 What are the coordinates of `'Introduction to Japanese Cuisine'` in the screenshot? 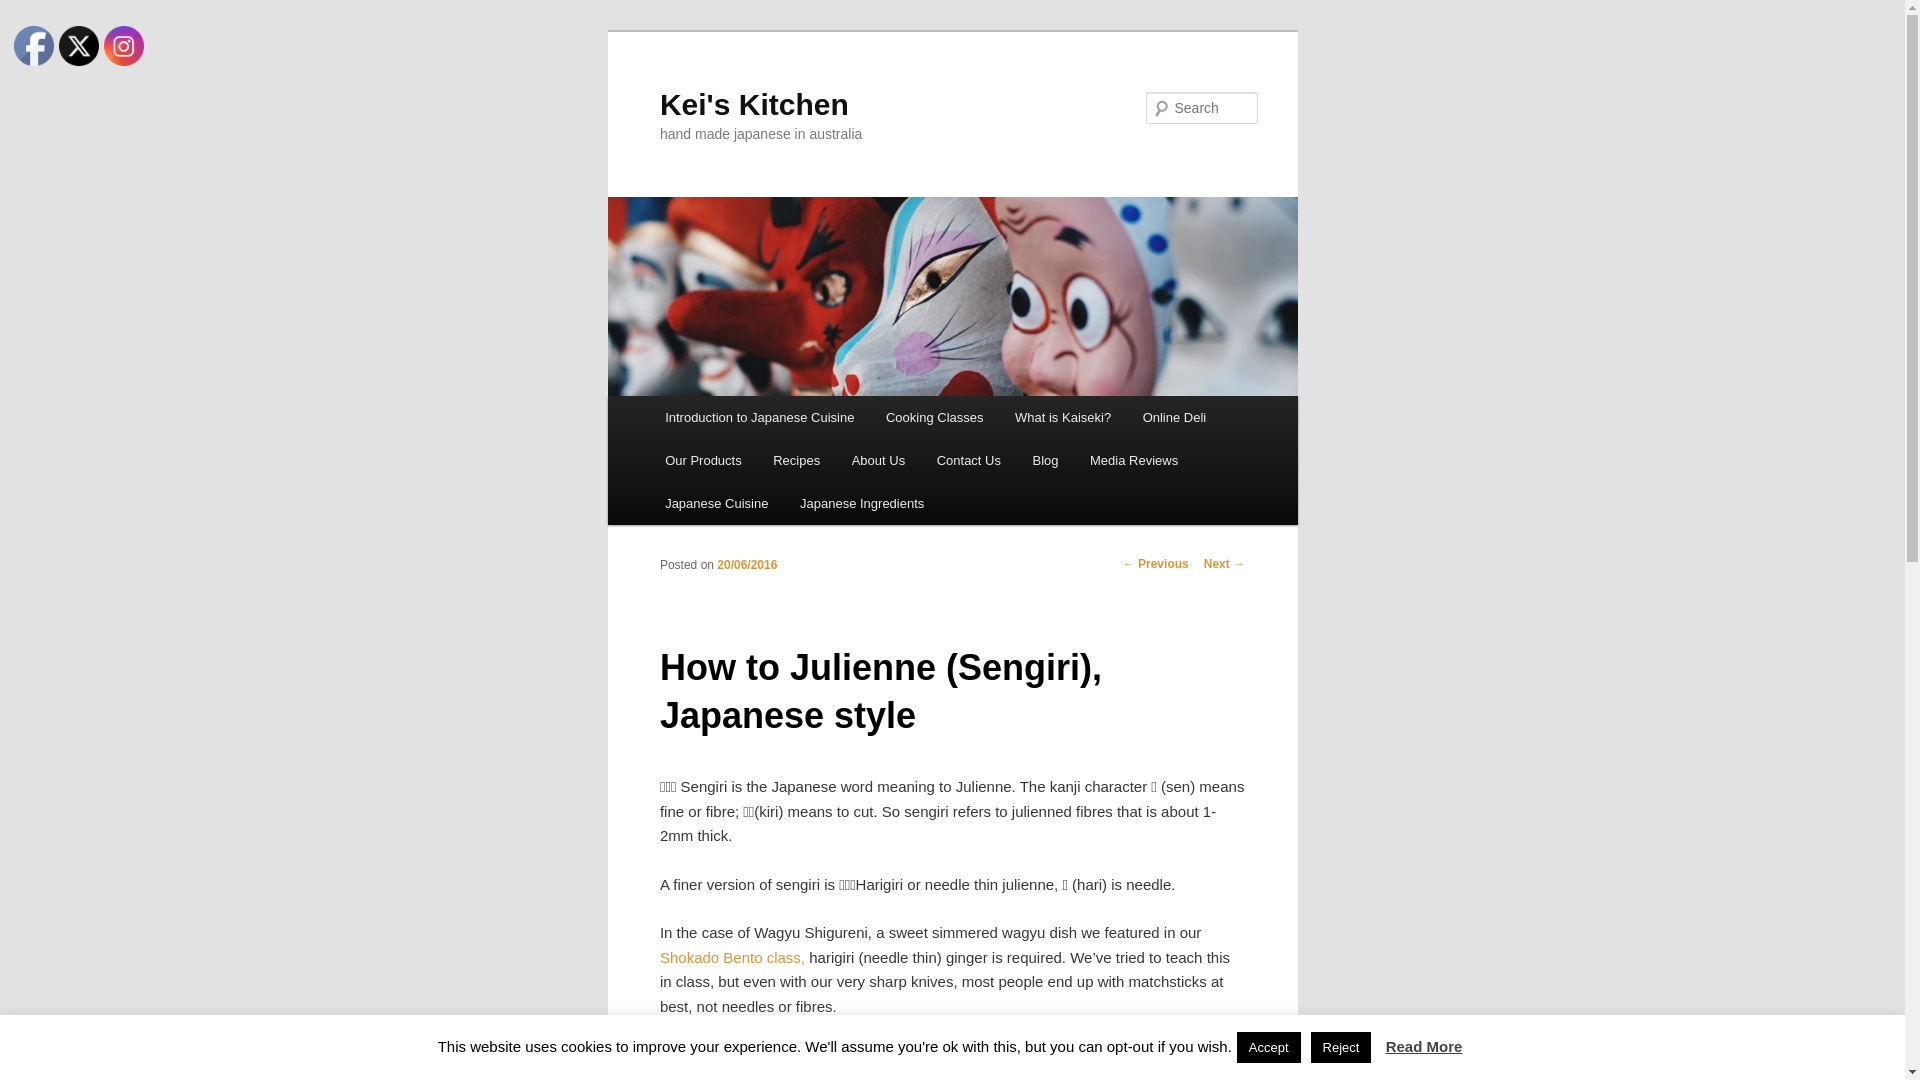 It's located at (758, 416).